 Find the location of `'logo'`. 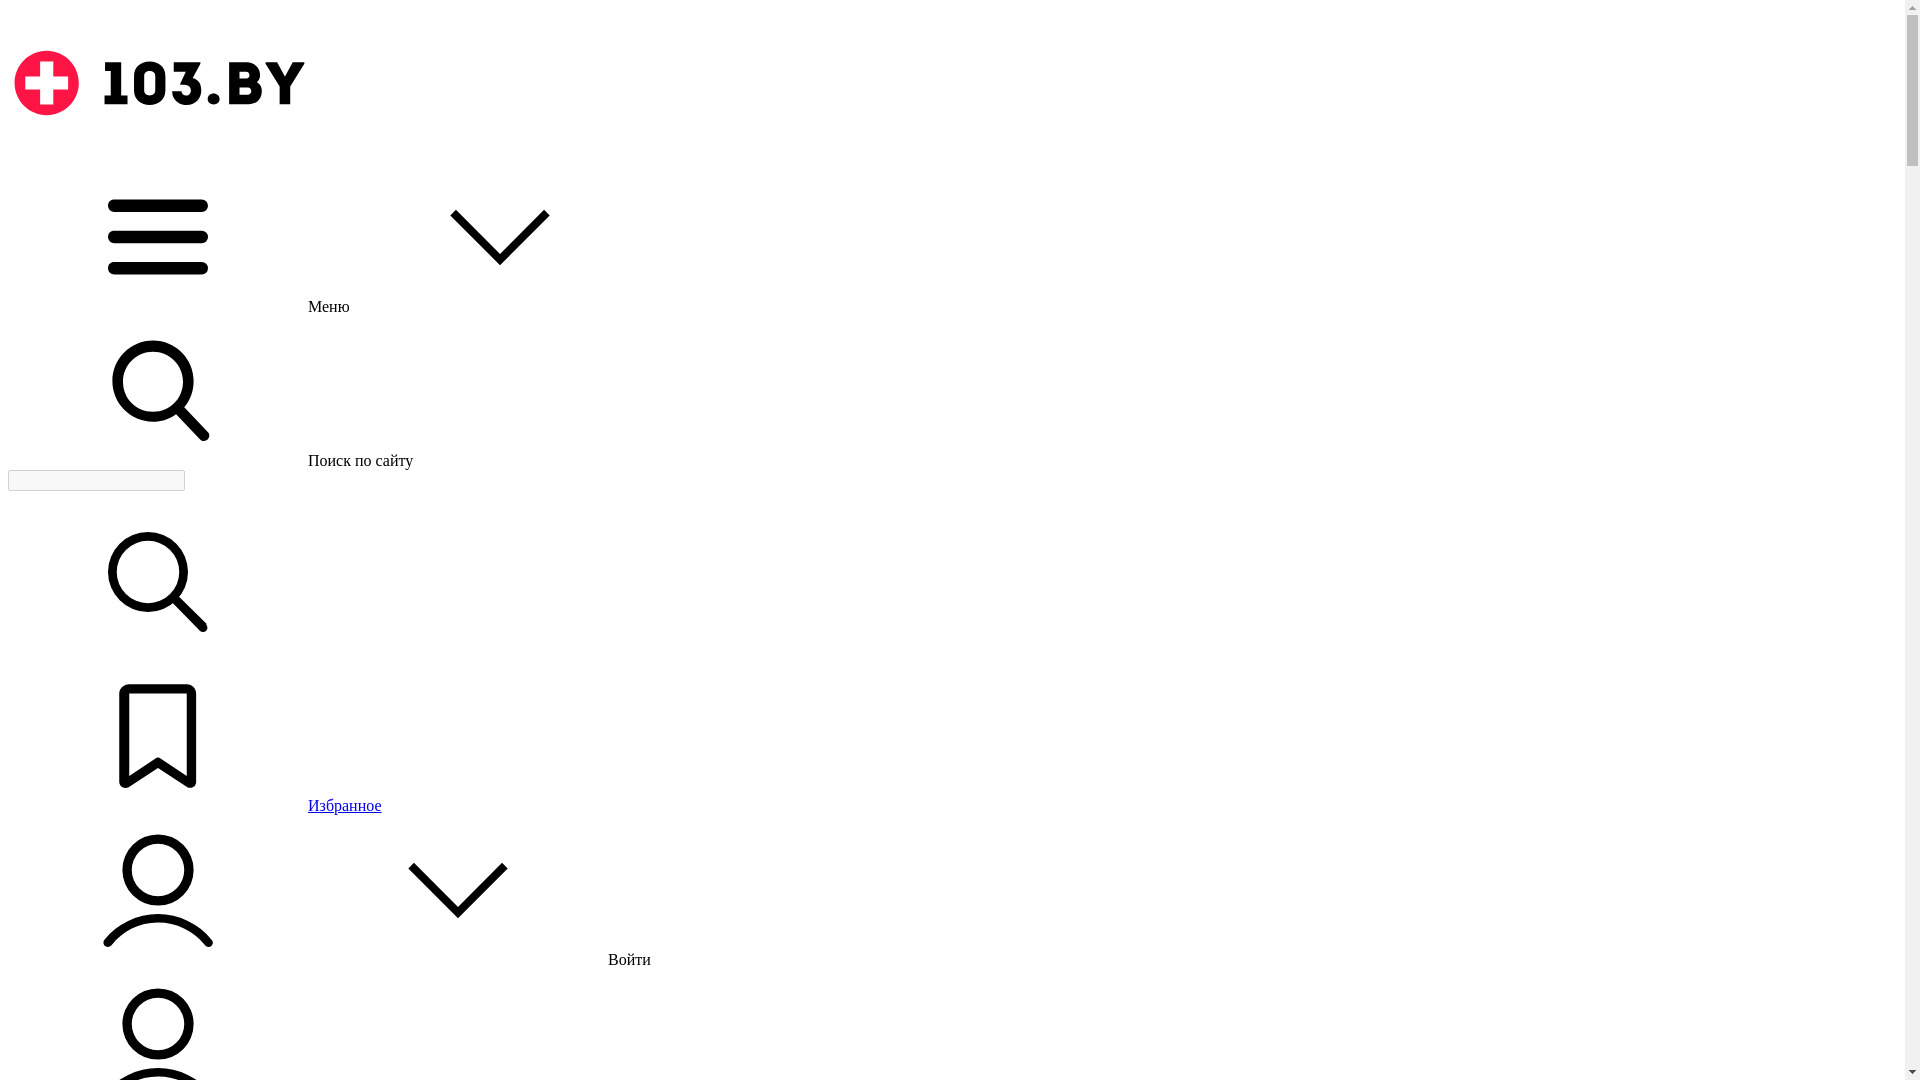

'logo' is located at coordinates (157, 82).